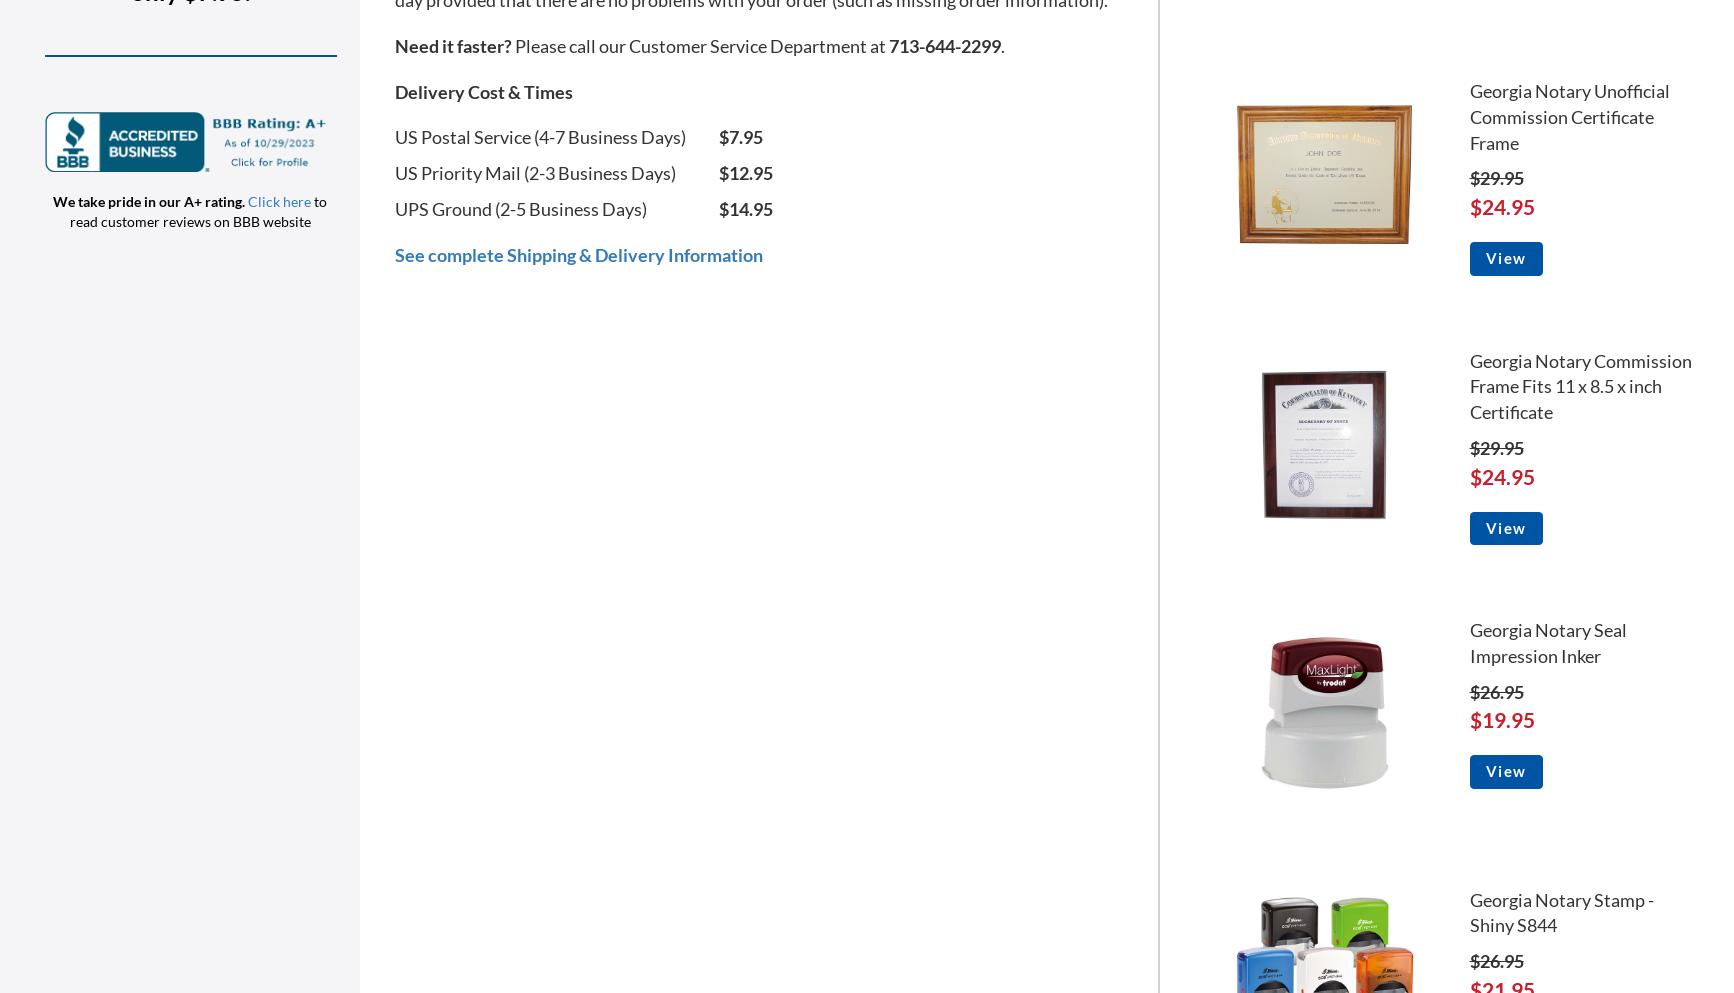  I want to click on 'US Priority Mail (2-3 Business Days)', so click(395, 171).